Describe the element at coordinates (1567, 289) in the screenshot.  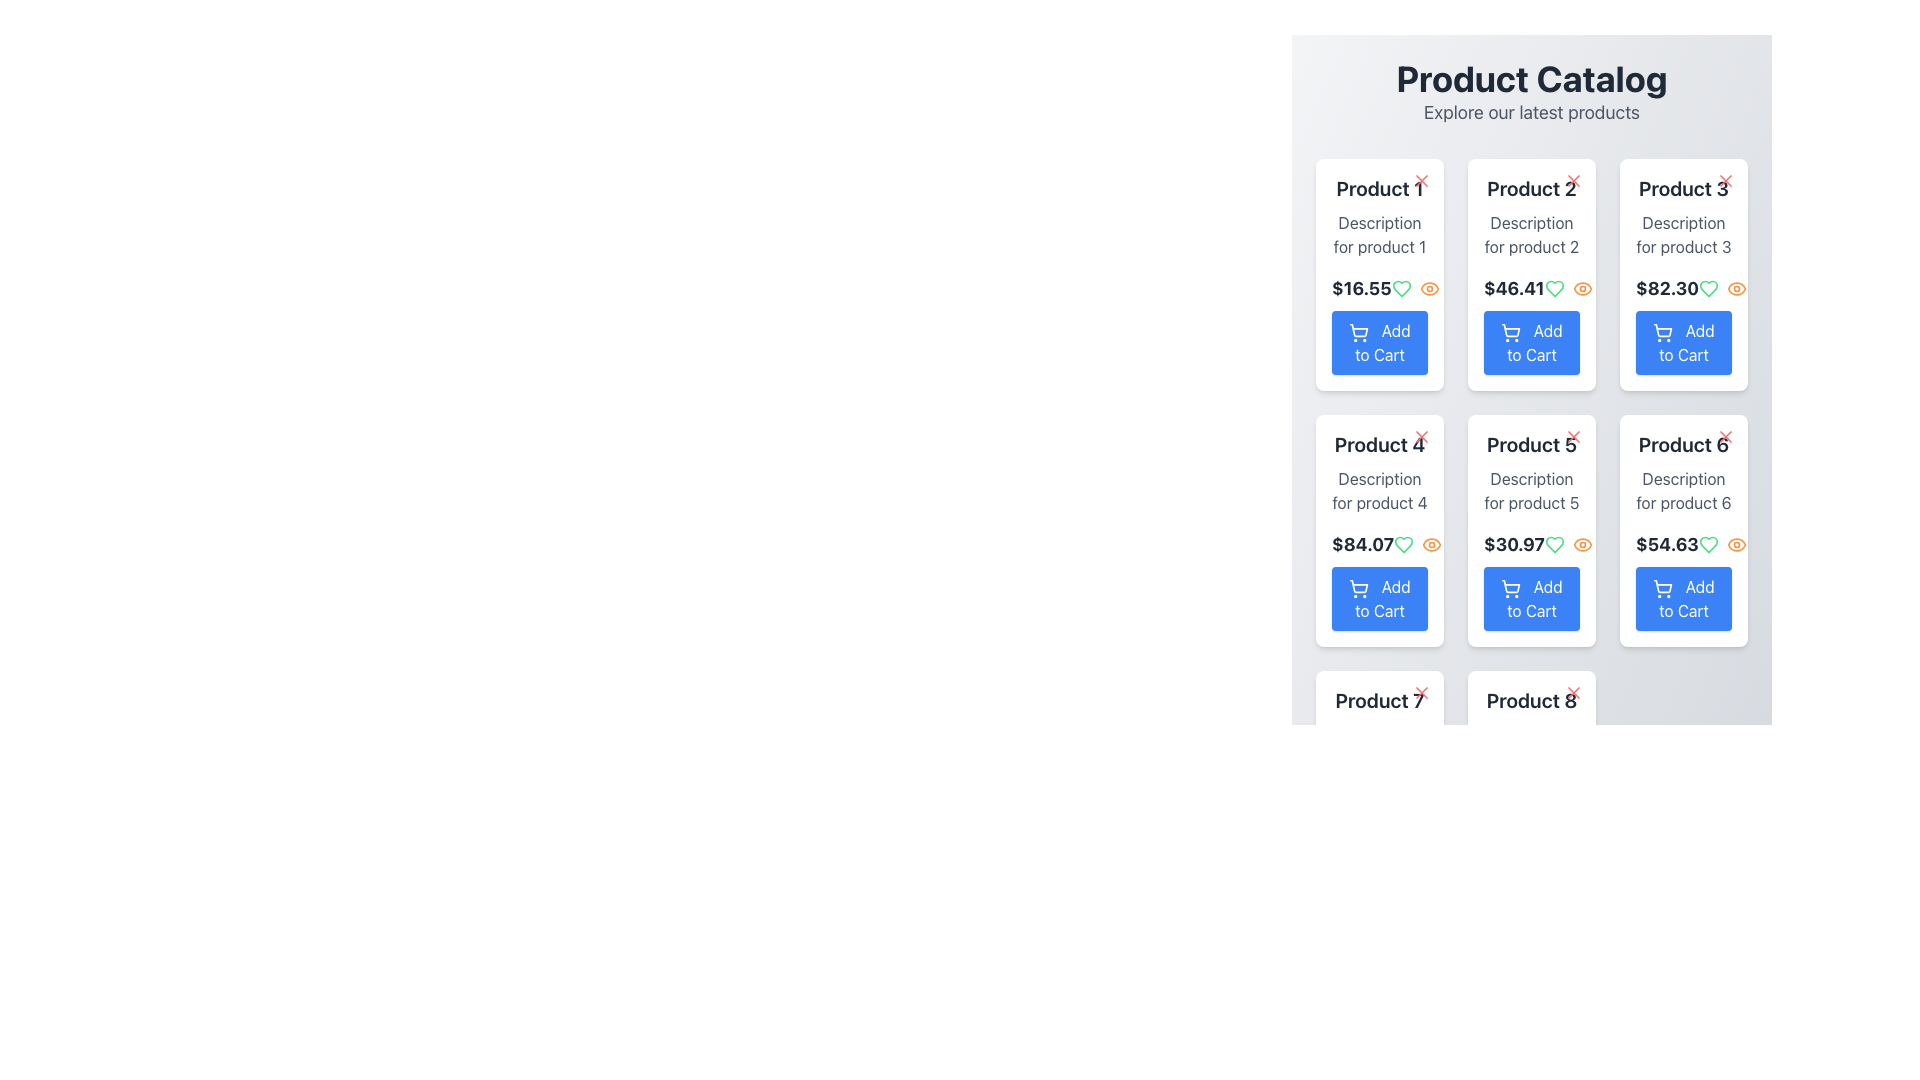
I see `the group of interactive icons, which includes a green heart icon and an orange eye icon, located in the second column of the first row of the product card interface` at that location.